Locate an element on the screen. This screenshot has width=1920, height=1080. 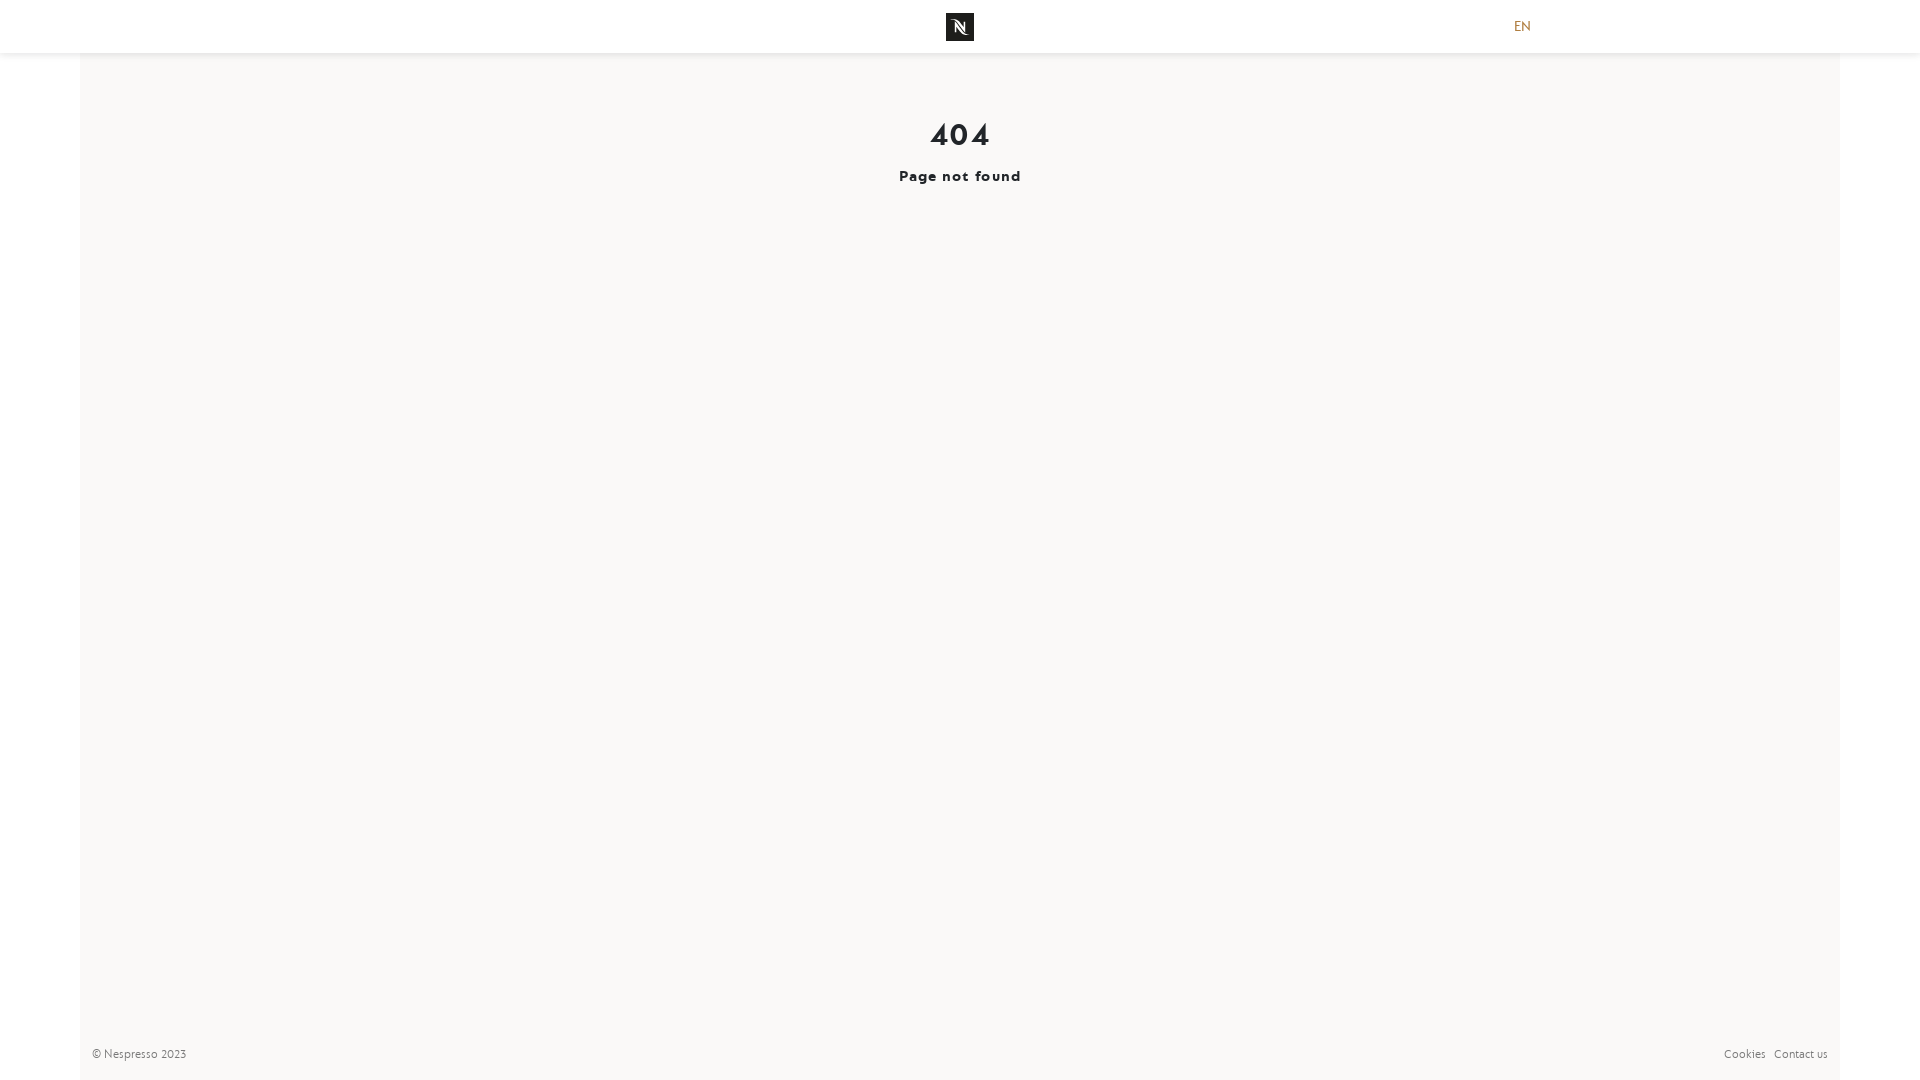
'EN' is located at coordinates (1521, 26).